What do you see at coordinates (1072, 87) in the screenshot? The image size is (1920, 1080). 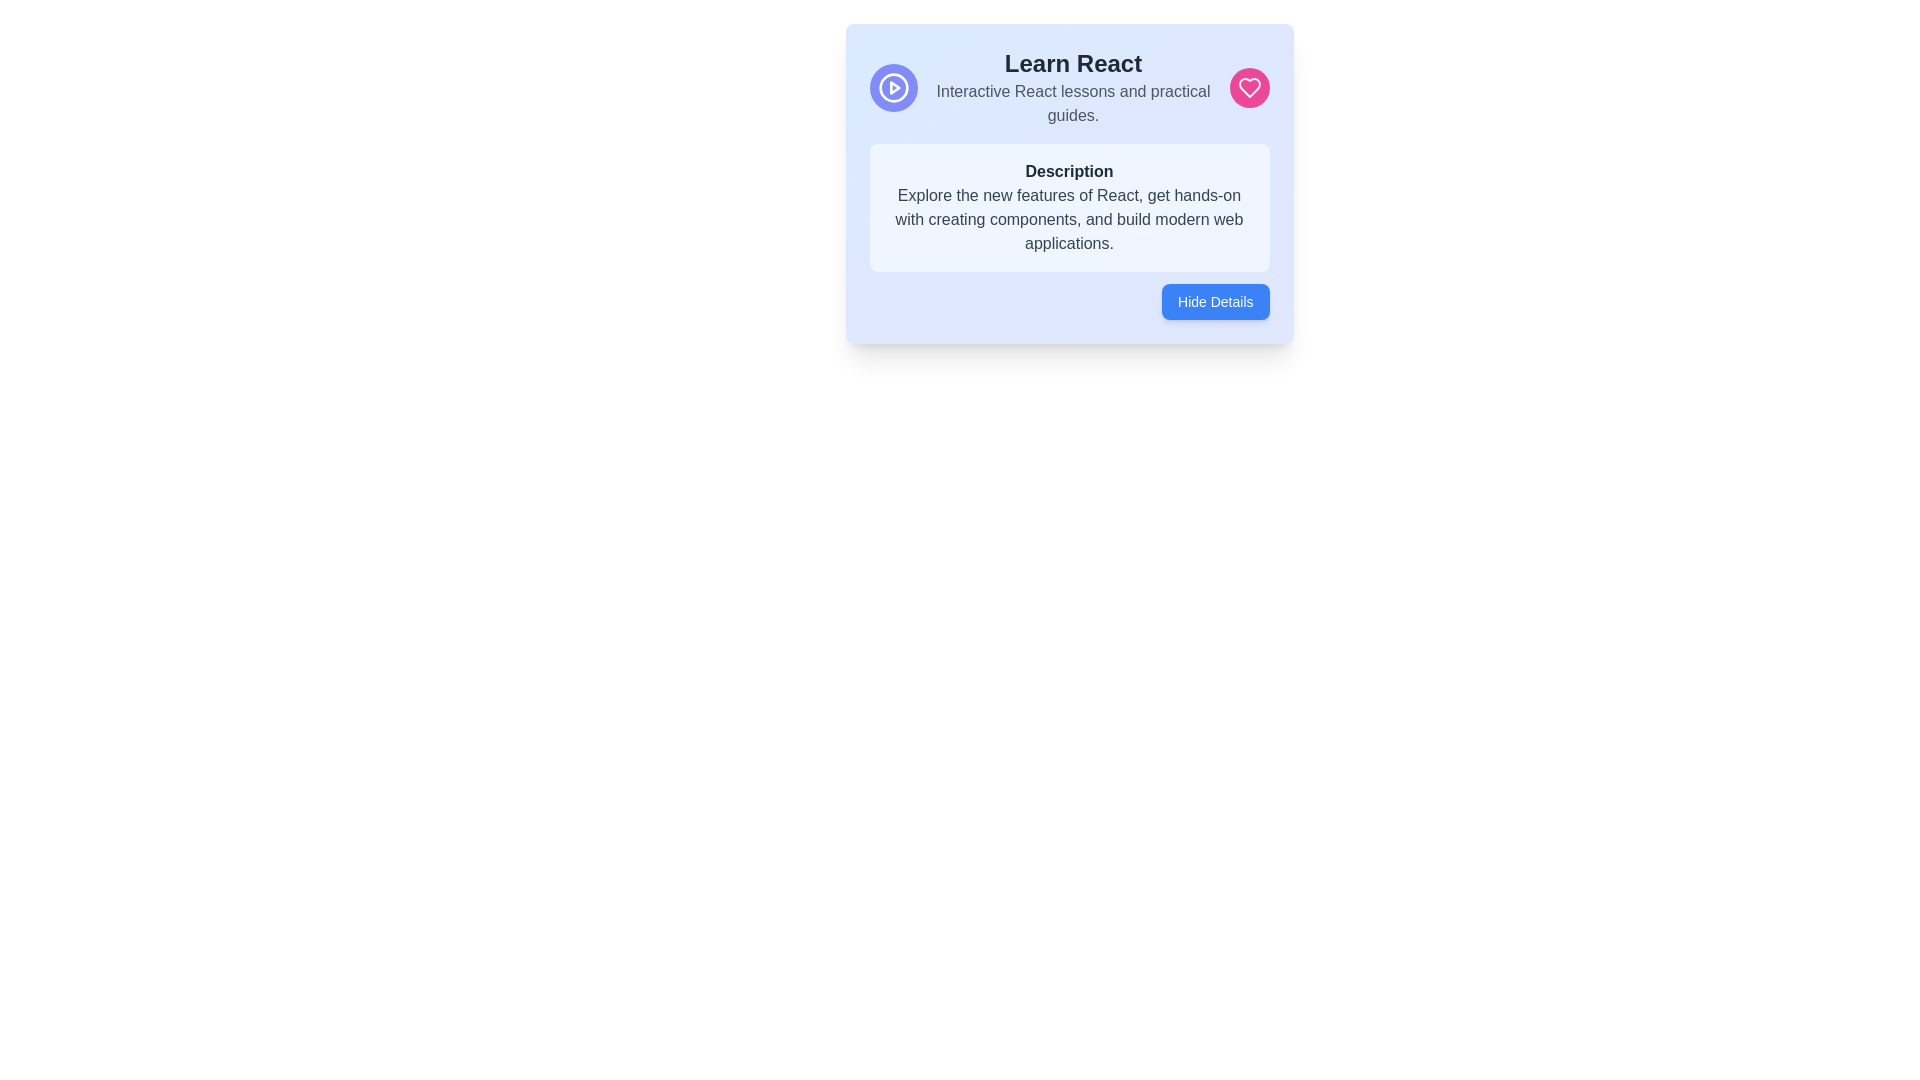 I see `the text block featuring the phrase 'Learn React' and its descriptive text 'Interactive React lessons and practical guides.'` at bounding box center [1072, 87].